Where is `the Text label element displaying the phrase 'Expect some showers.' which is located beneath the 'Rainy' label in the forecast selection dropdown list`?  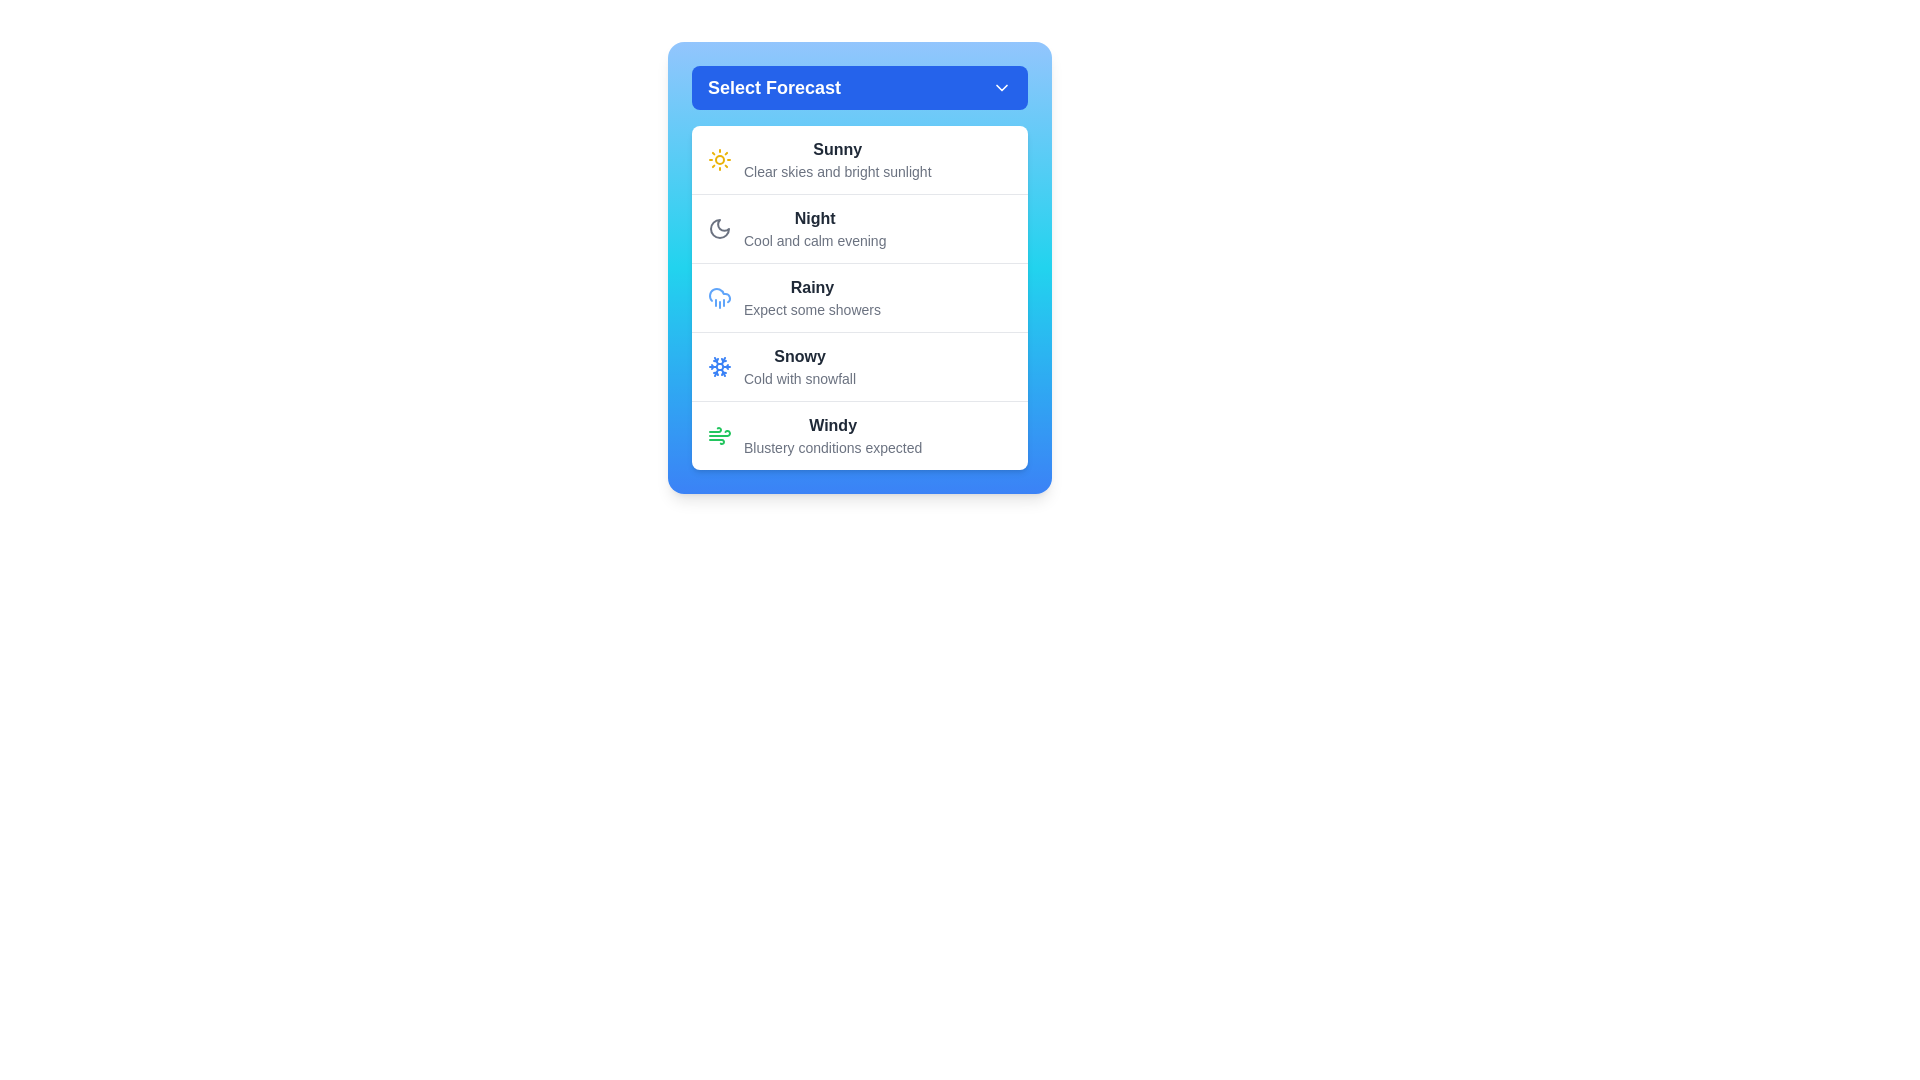 the Text label element displaying the phrase 'Expect some showers.' which is located beneath the 'Rainy' label in the forecast selection dropdown list is located at coordinates (812, 309).